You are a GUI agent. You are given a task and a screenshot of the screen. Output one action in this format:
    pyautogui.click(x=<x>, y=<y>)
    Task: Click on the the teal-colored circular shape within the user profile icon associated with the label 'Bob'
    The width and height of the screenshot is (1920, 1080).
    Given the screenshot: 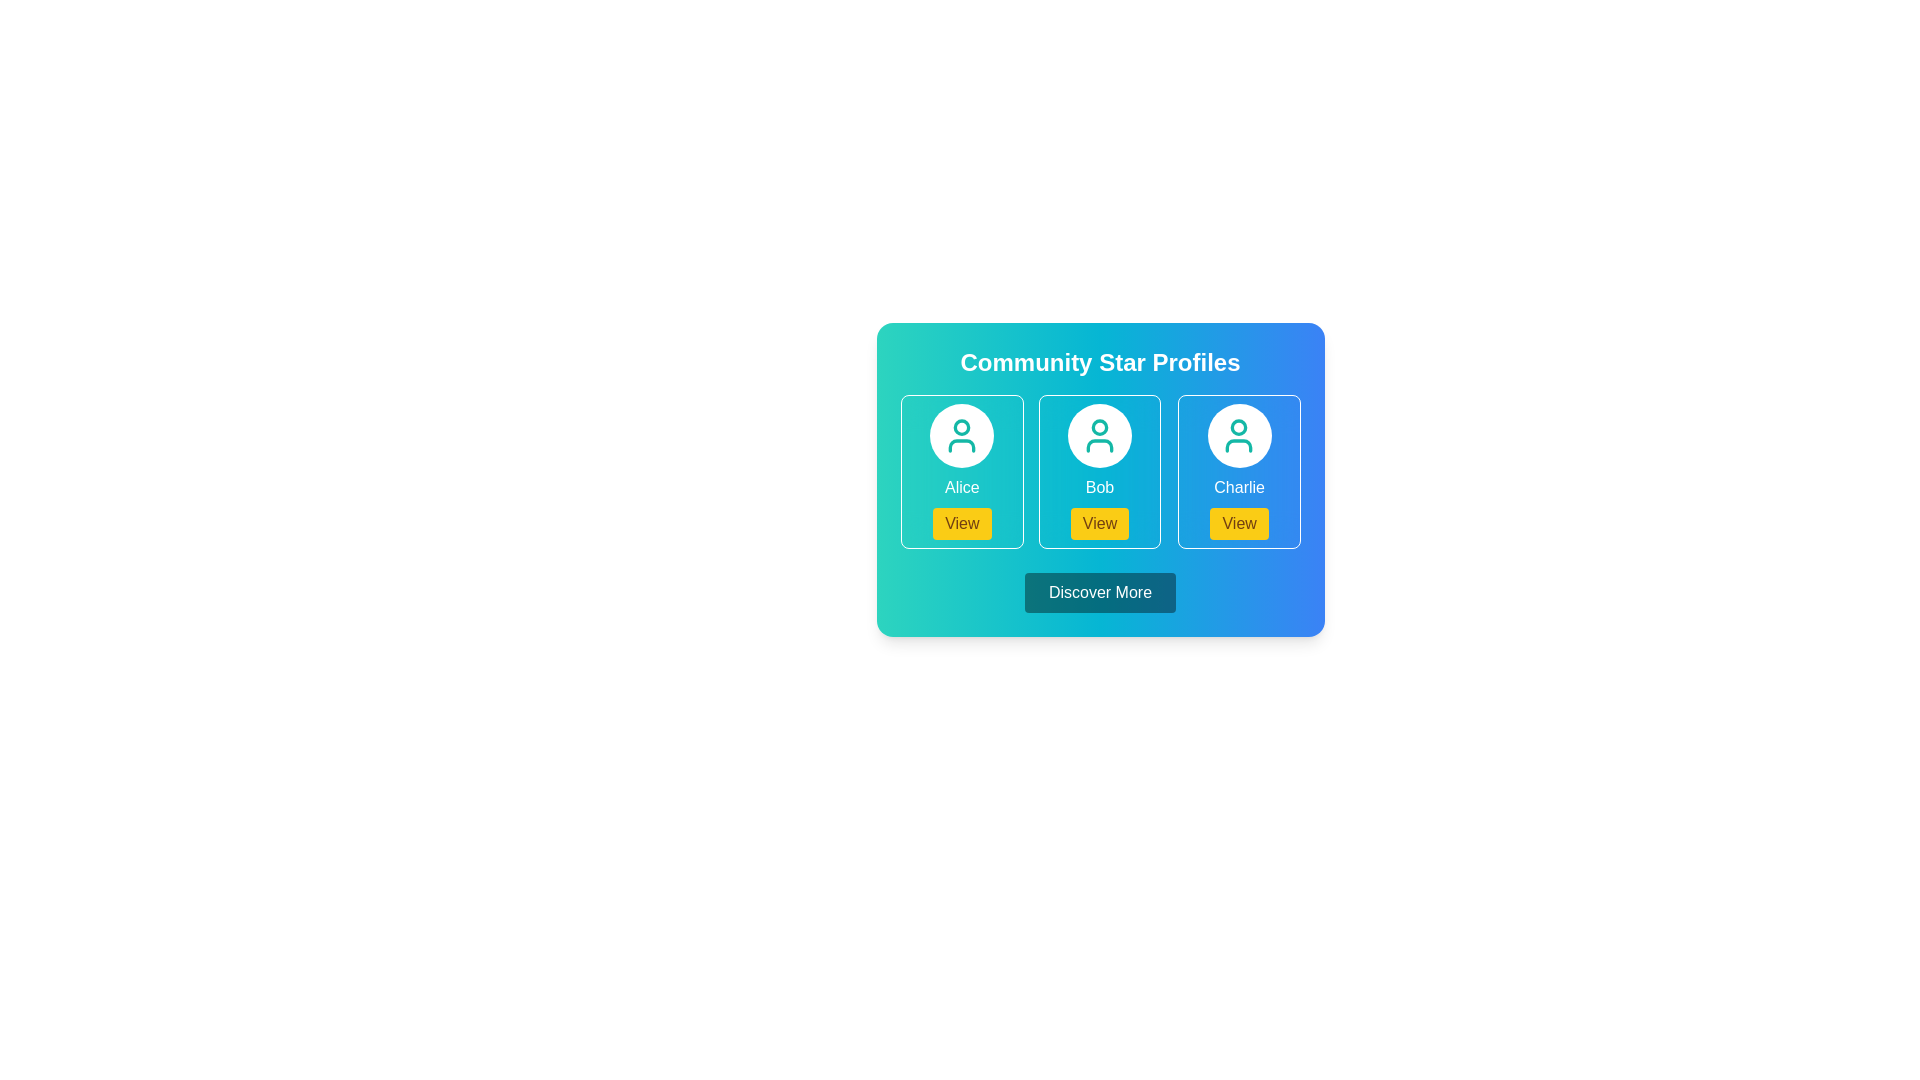 What is the action you would take?
    pyautogui.click(x=1238, y=426)
    